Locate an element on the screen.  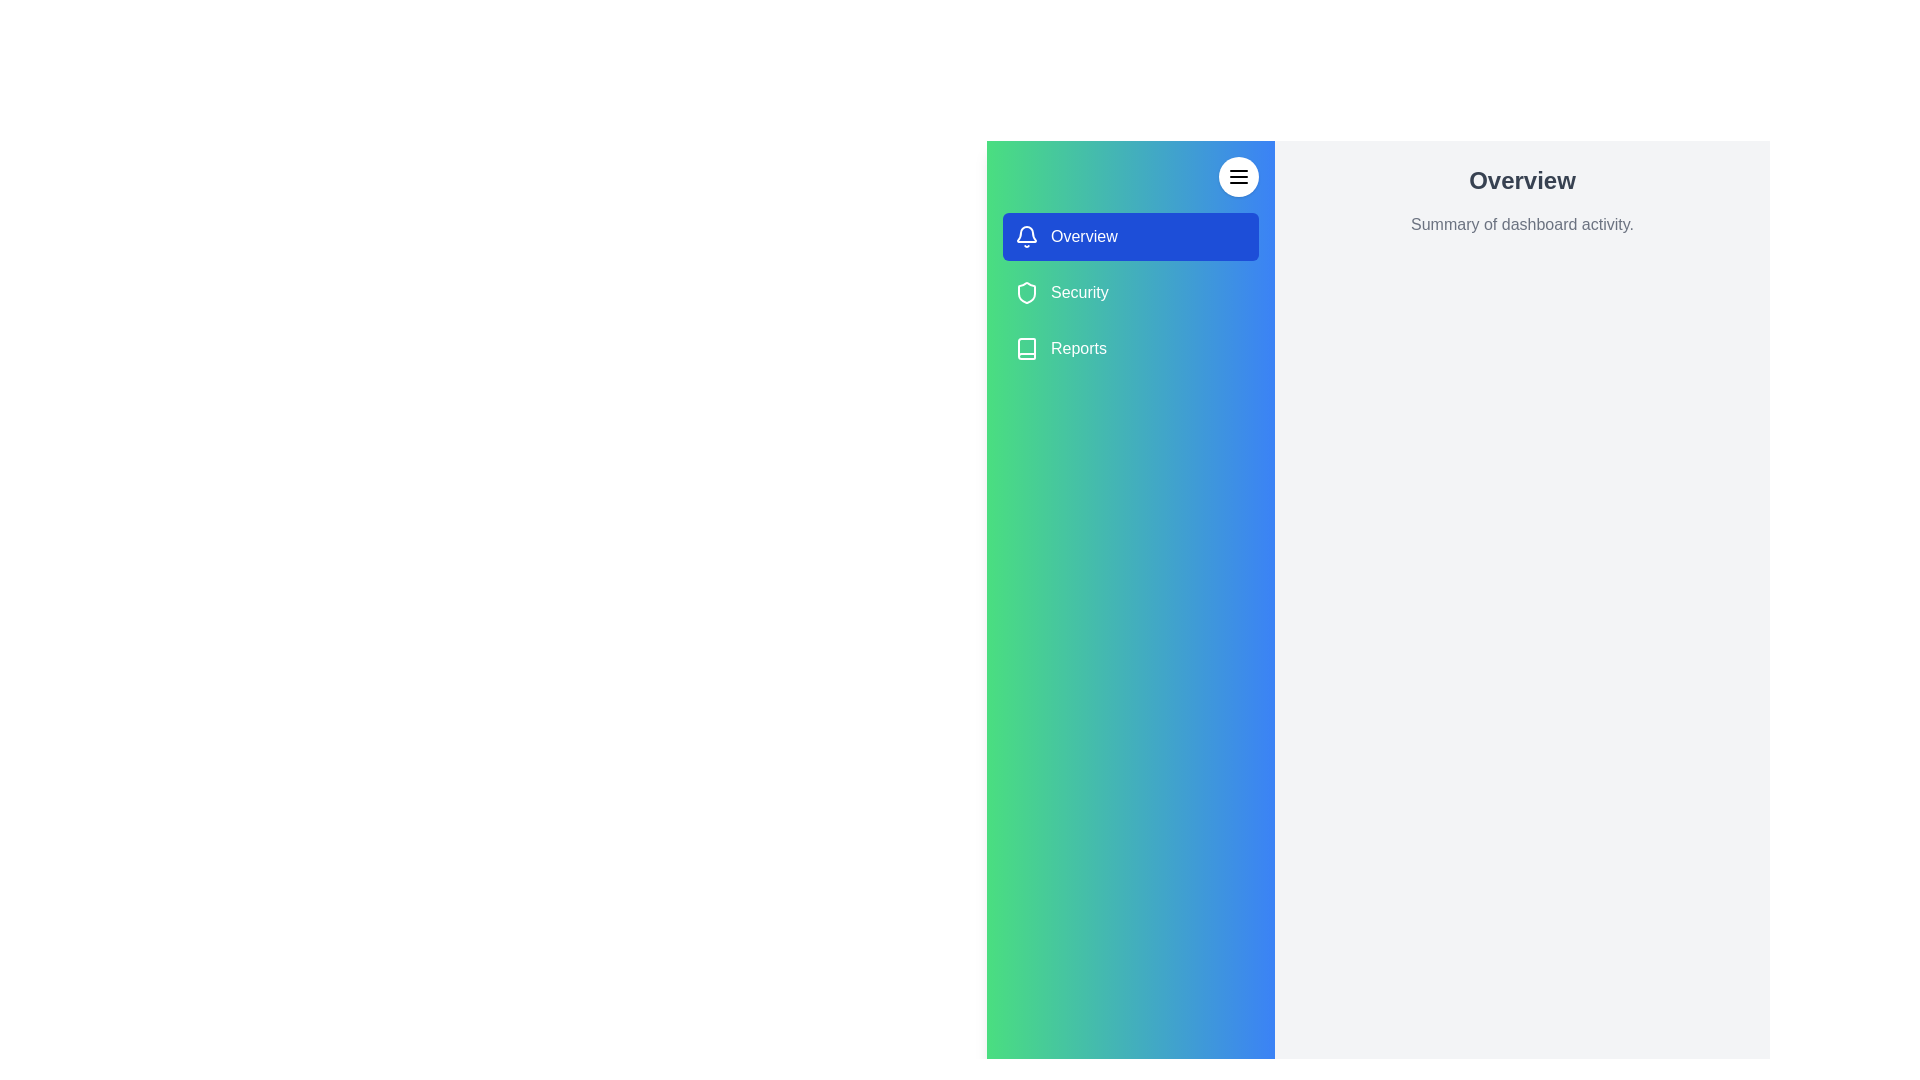
the menu item corresponding to the section Overview is located at coordinates (1131, 235).